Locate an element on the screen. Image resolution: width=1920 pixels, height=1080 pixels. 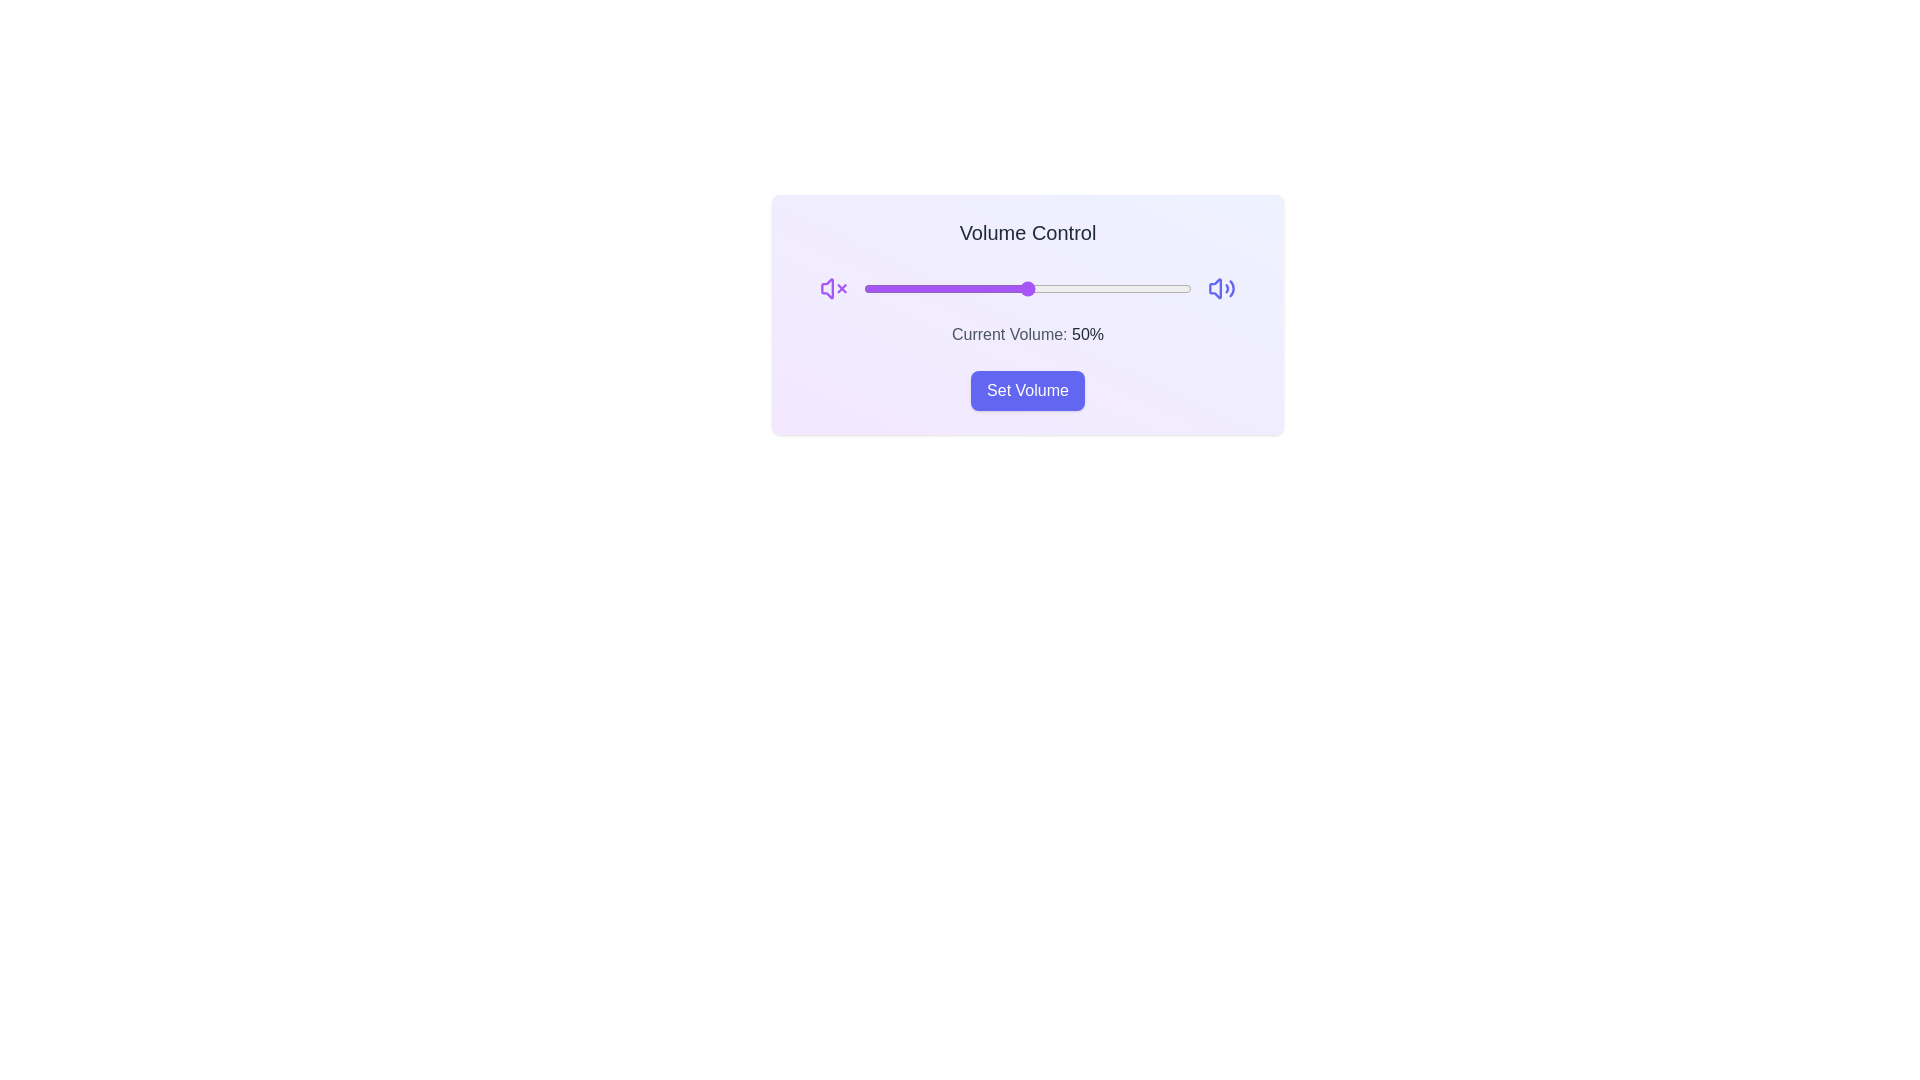
the volume slider to set the volume to 87% is located at coordinates (1148, 289).